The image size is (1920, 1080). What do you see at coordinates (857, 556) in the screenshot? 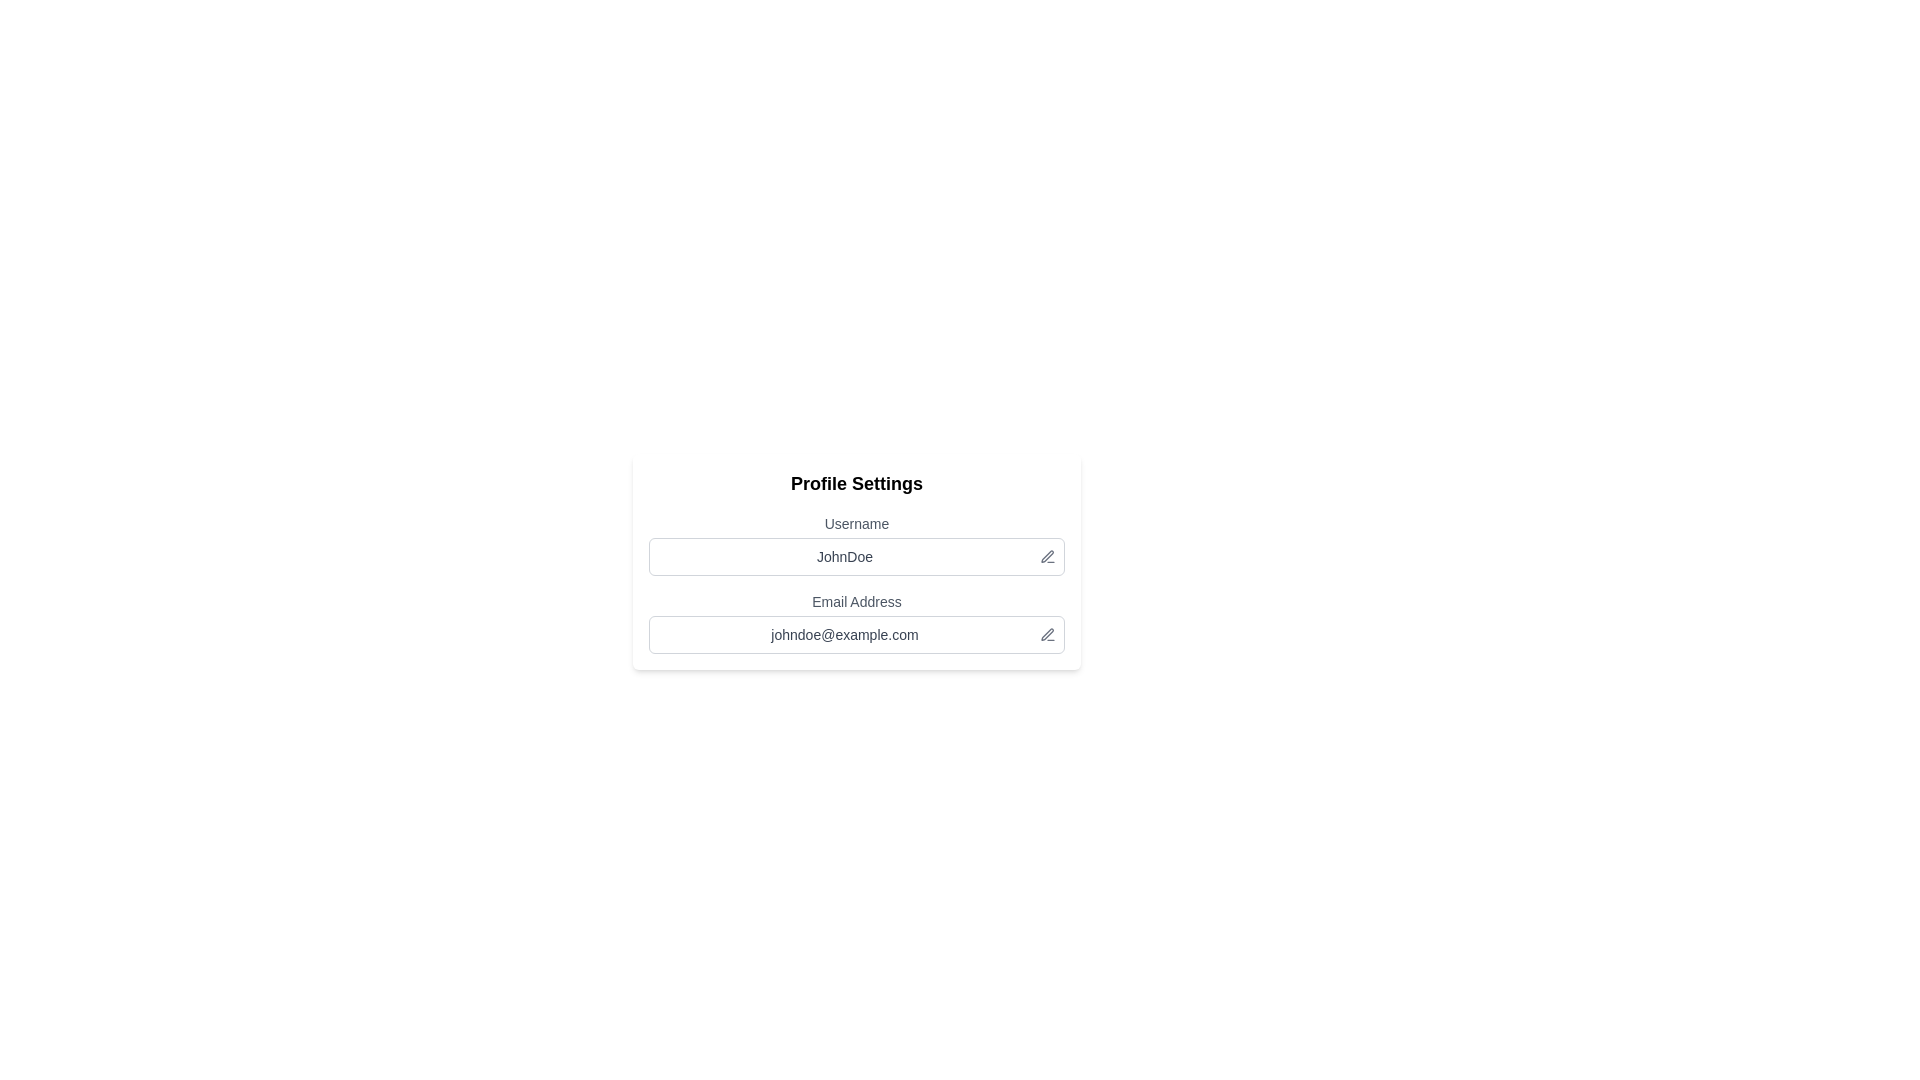
I see `the editable username field, which is indicated by a pen icon and is positioned under the 'Username' label in the settings form` at bounding box center [857, 556].